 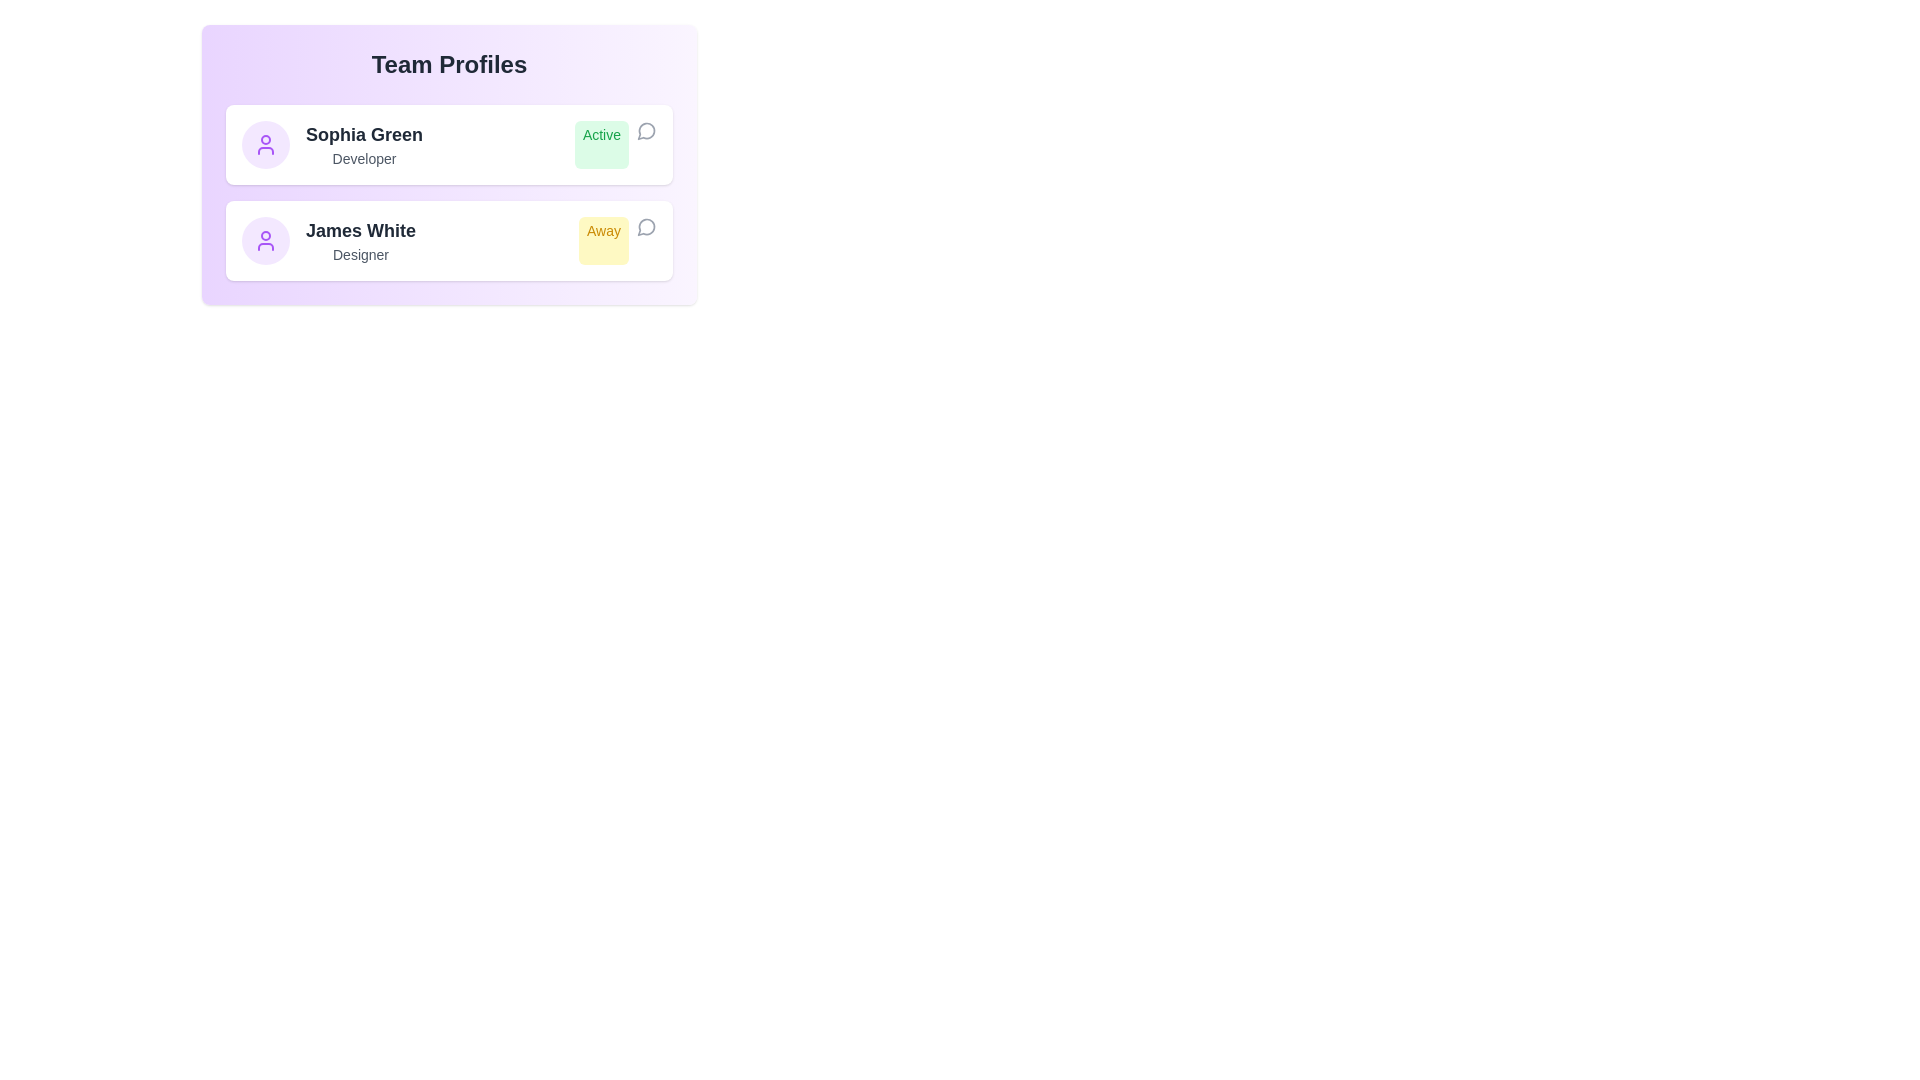 What do you see at coordinates (647, 131) in the screenshot?
I see `the circular message icon located at the far-right edge of the row for 'Sophia Green's' profile` at bounding box center [647, 131].